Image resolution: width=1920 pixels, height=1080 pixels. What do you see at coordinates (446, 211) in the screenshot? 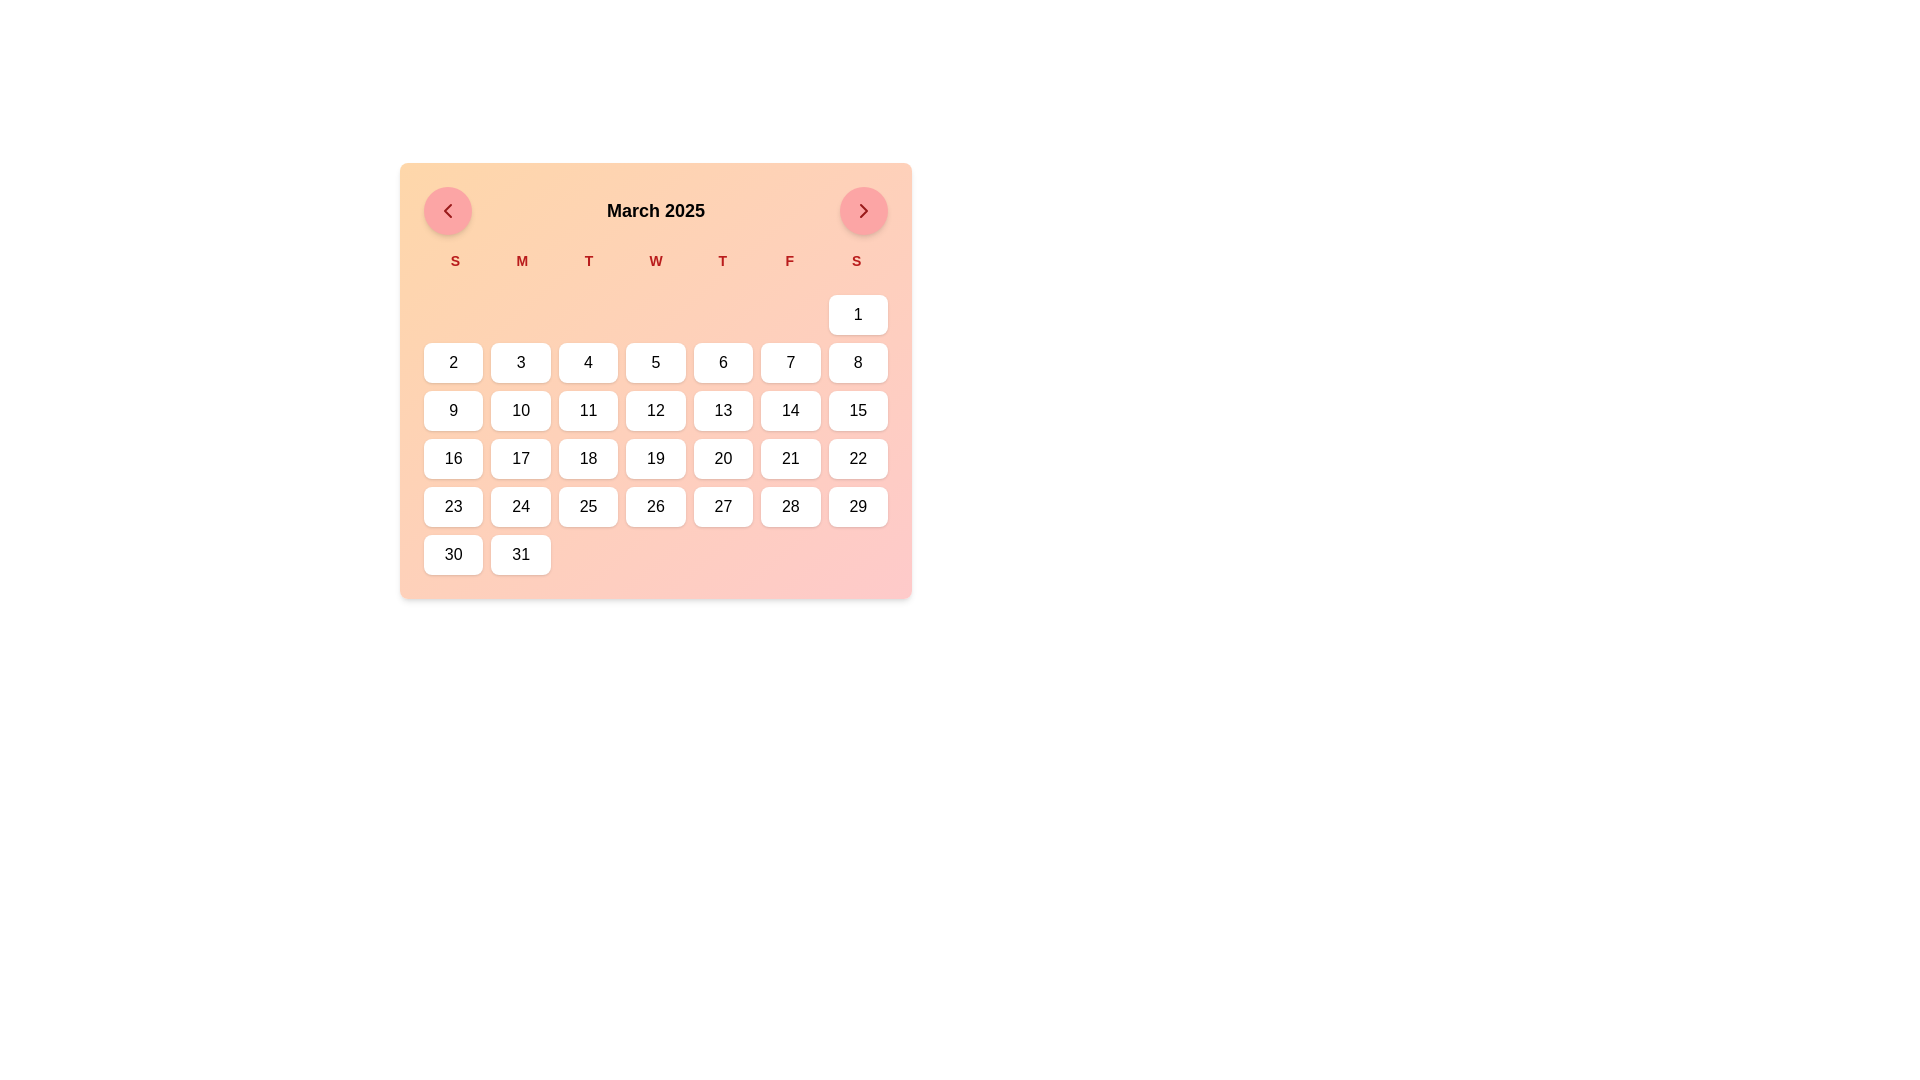
I see `the navigation button to move to the previous month, located to the left of 'March 2025' in the calendar header` at bounding box center [446, 211].